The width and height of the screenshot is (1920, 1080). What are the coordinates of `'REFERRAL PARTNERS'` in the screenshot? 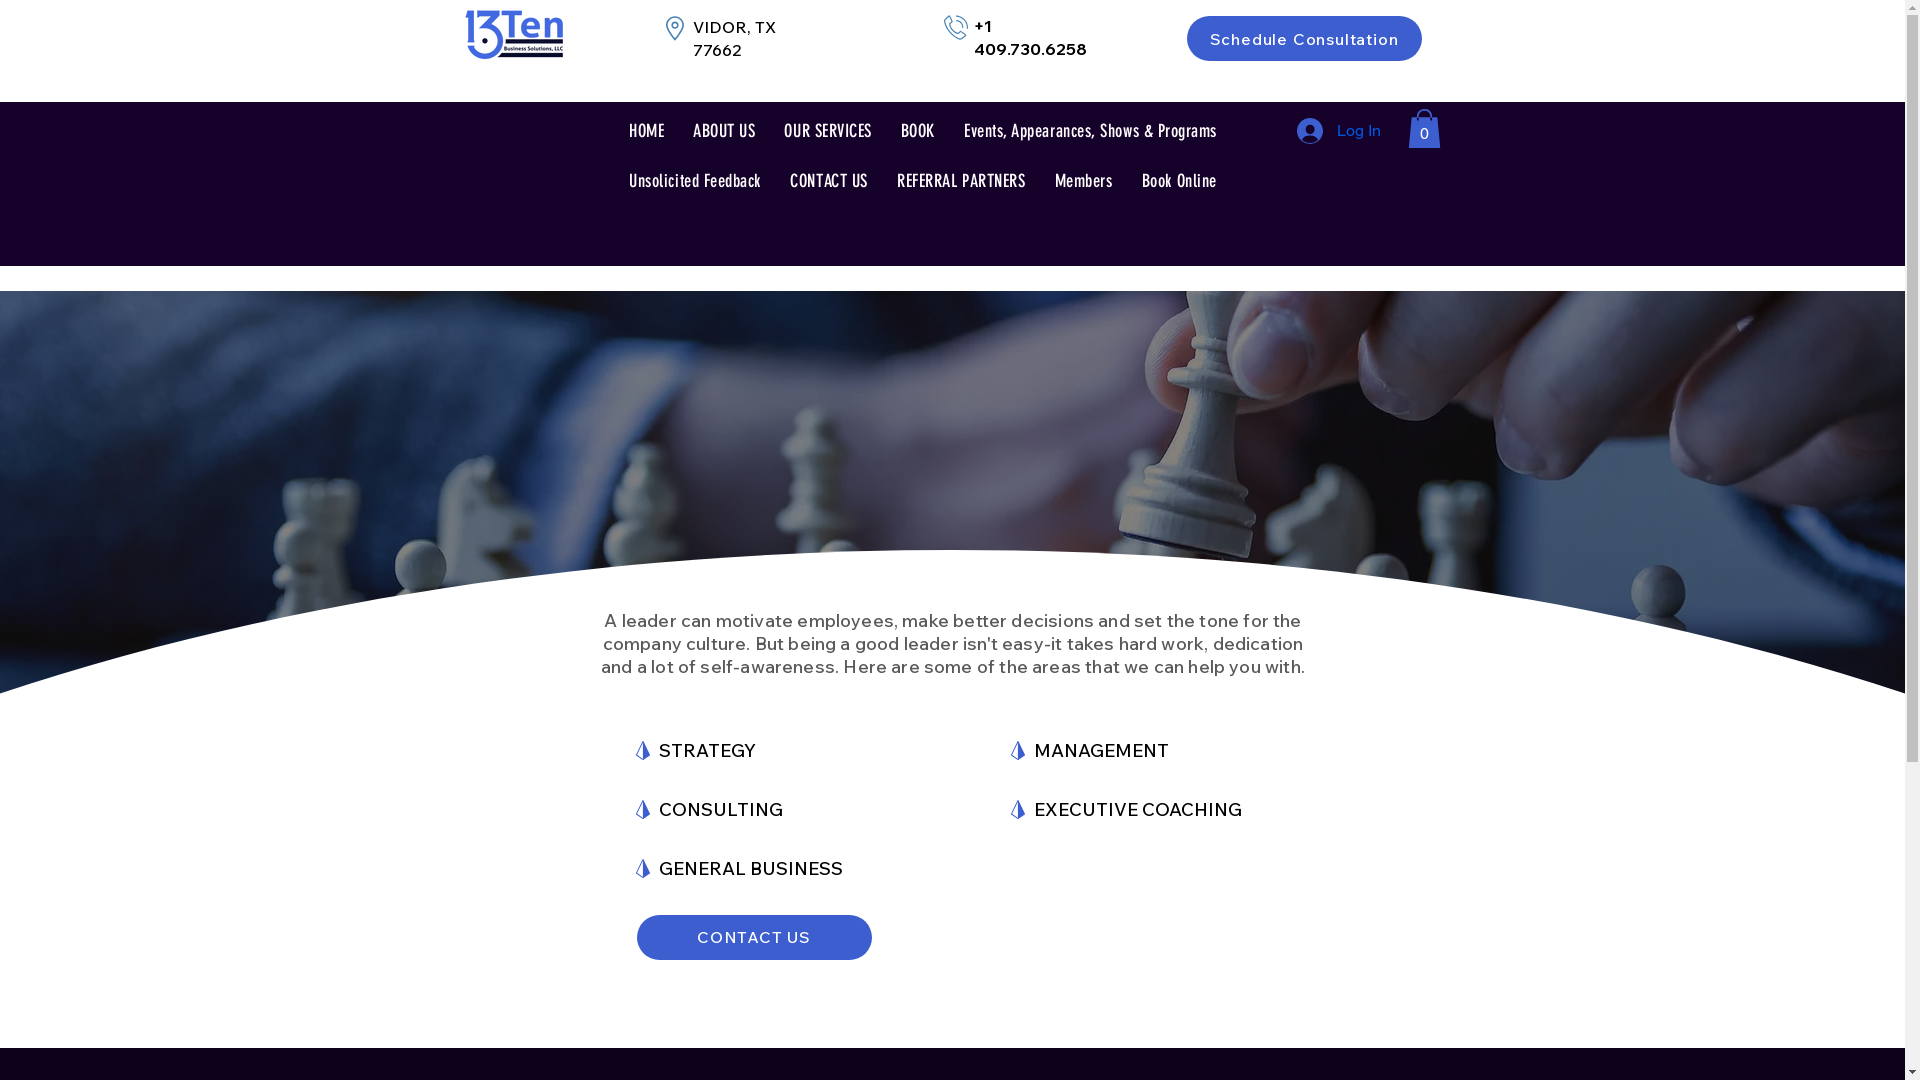 It's located at (885, 181).